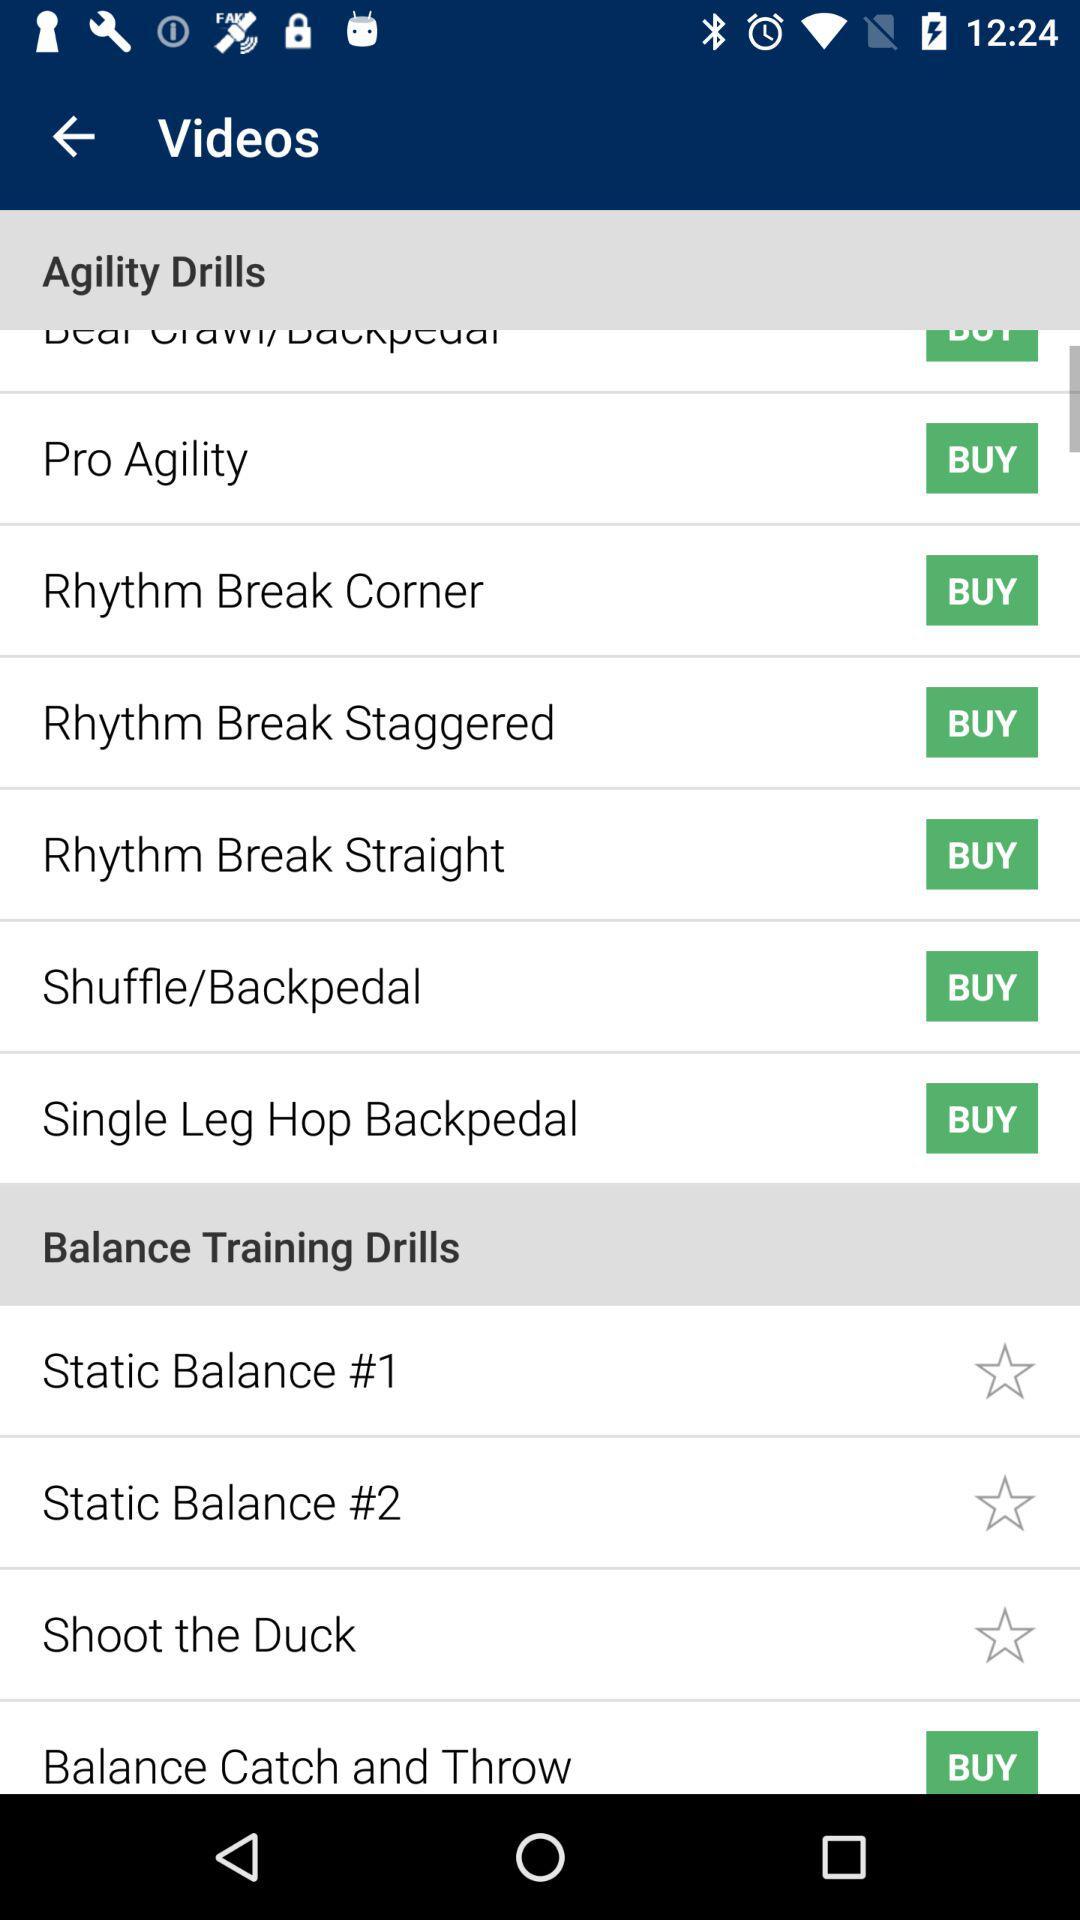 This screenshot has width=1080, height=1920. I want to click on the item next to the buy, so click(452, 1749).